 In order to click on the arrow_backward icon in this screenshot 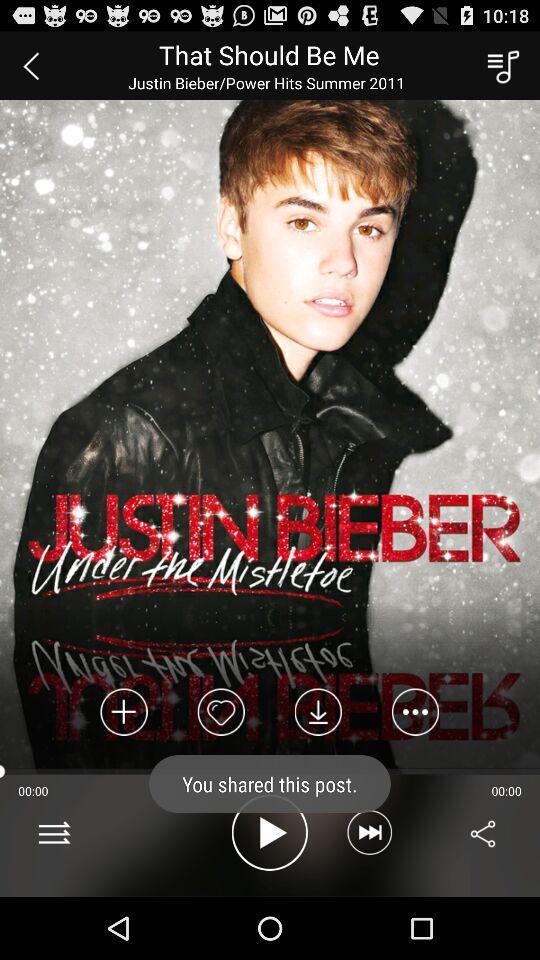, I will do `click(30, 70)`.